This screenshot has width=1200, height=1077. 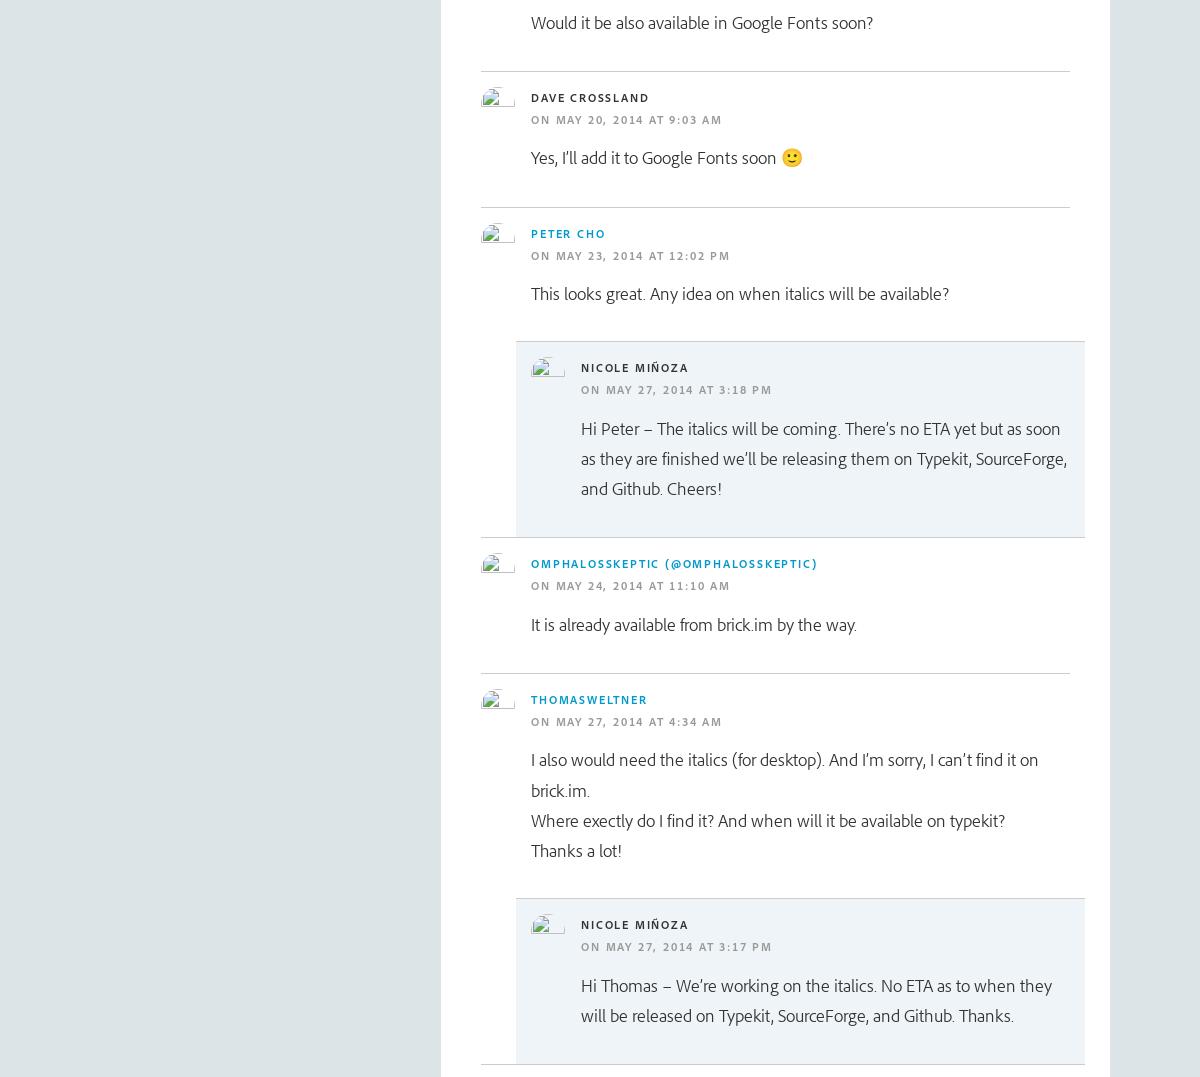 What do you see at coordinates (824, 458) in the screenshot?
I see `'Hi Peter – The italics will be coming. There’s no ETA yet but as soon as they are finished we’ll be releasing them on Typekit, SourceForge, and Github. Cheers!'` at bounding box center [824, 458].